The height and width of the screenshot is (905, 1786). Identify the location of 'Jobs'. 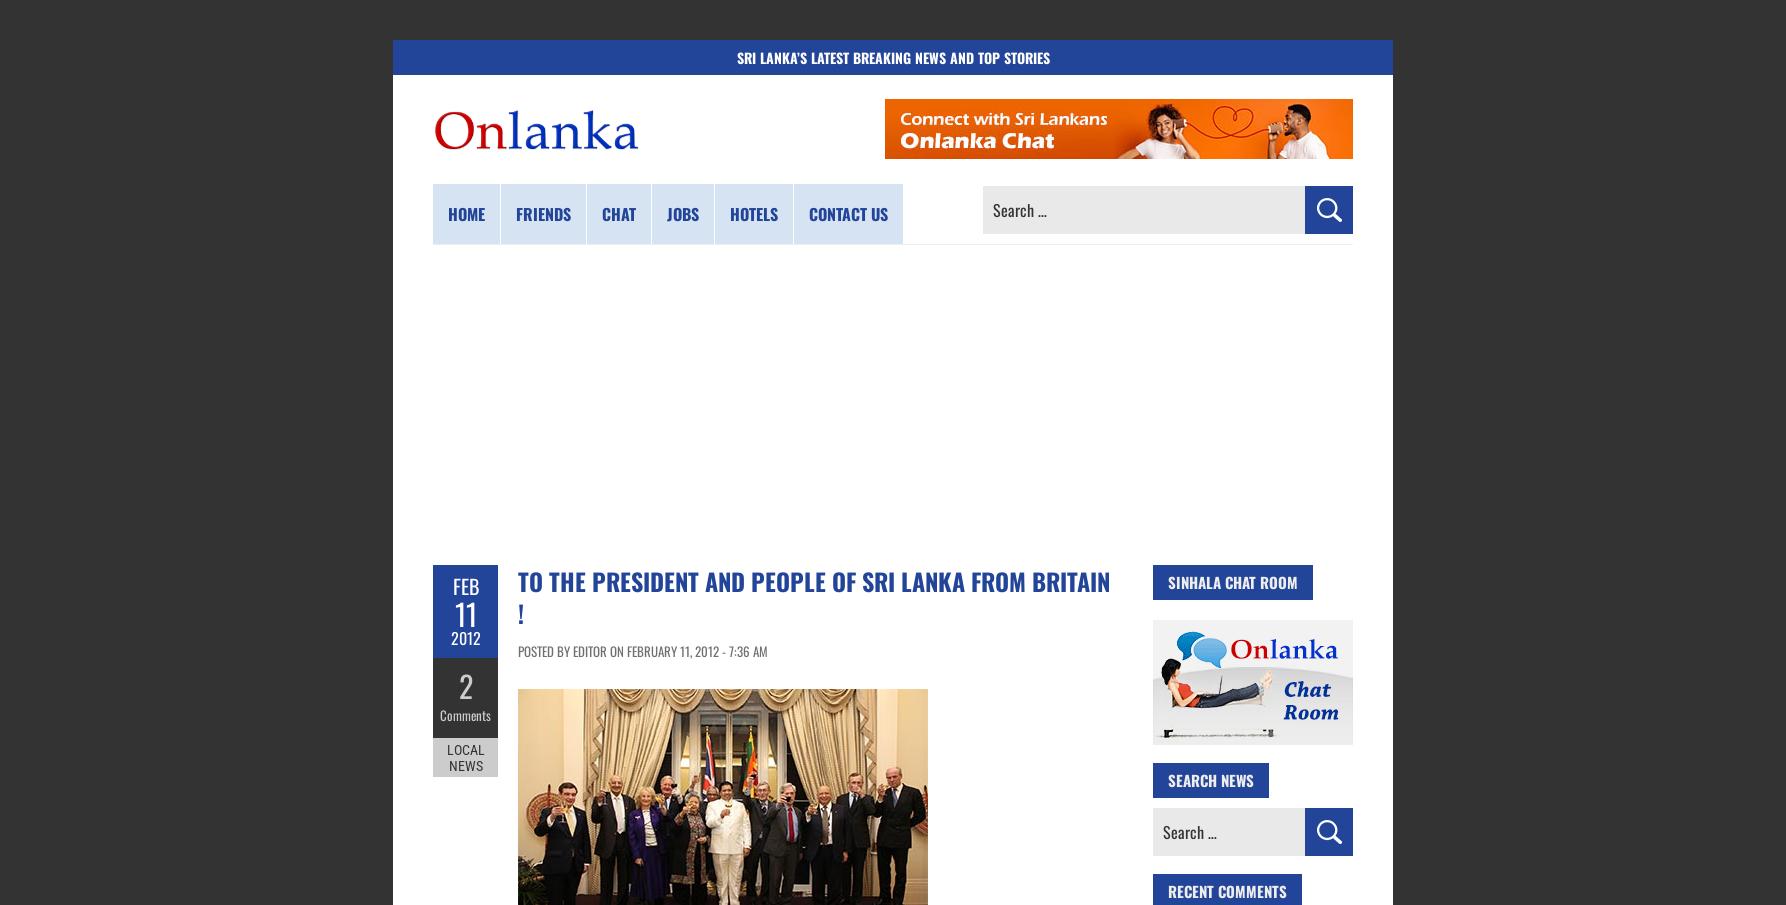
(682, 213).